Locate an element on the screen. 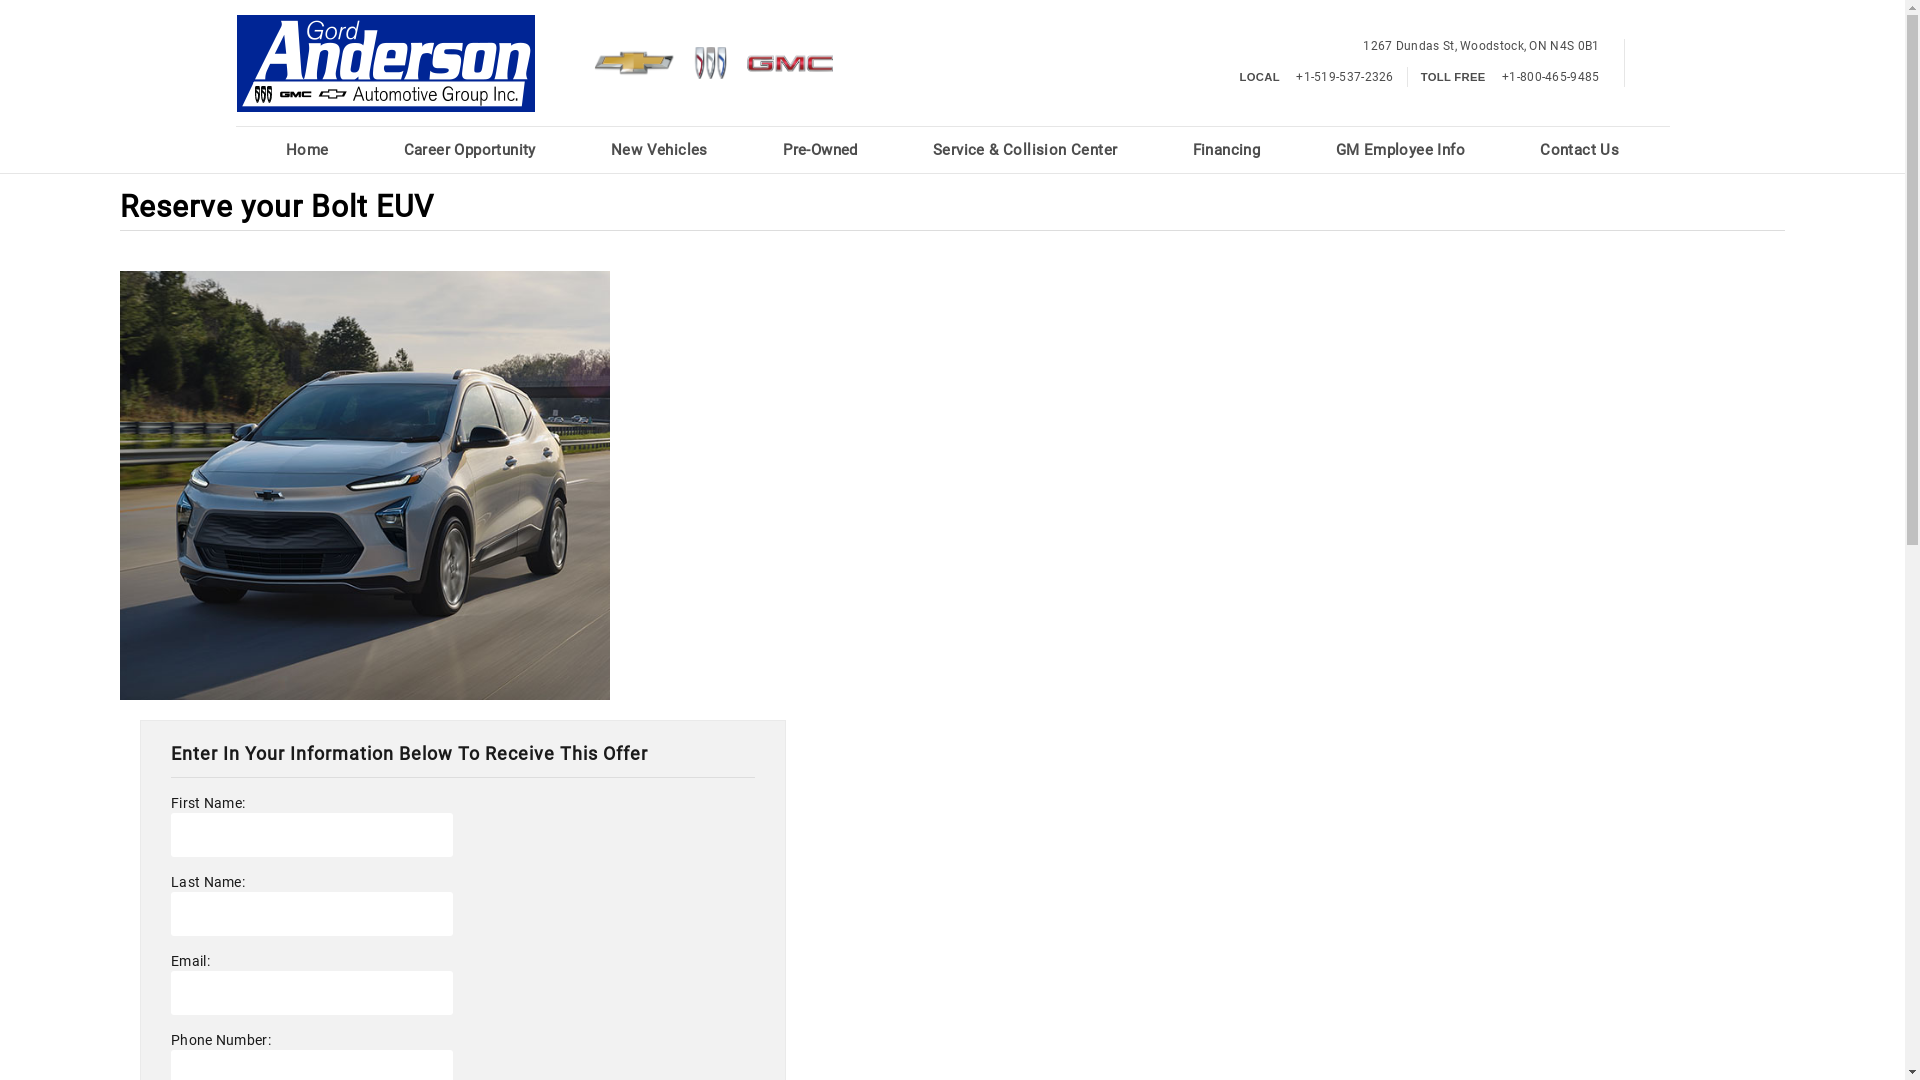  'Home' is located at coordinates (306, 149).